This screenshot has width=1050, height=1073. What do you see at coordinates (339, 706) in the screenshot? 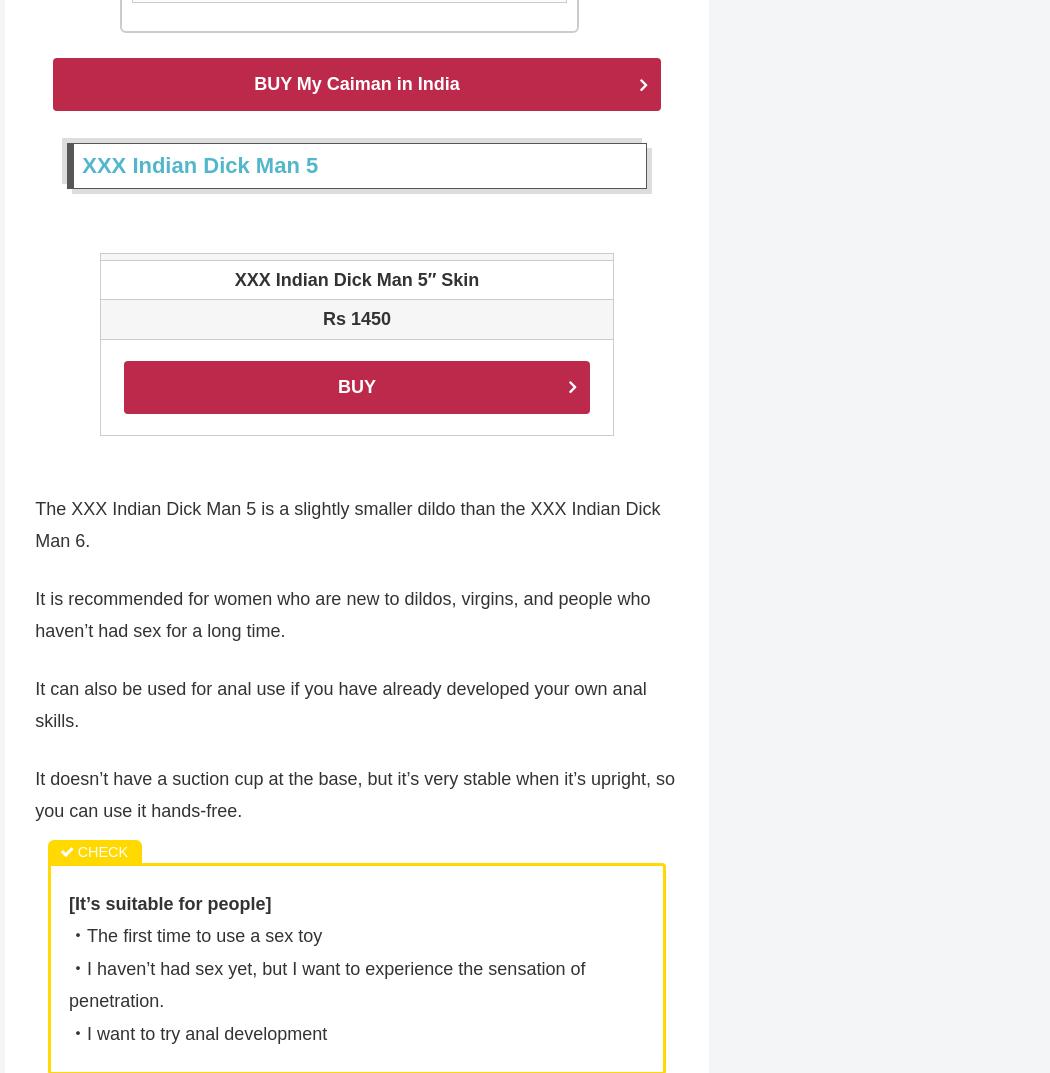
I see `'It can also be used for anal use if you have already developed your own anal skills.'` at bounding box center [339, 706].